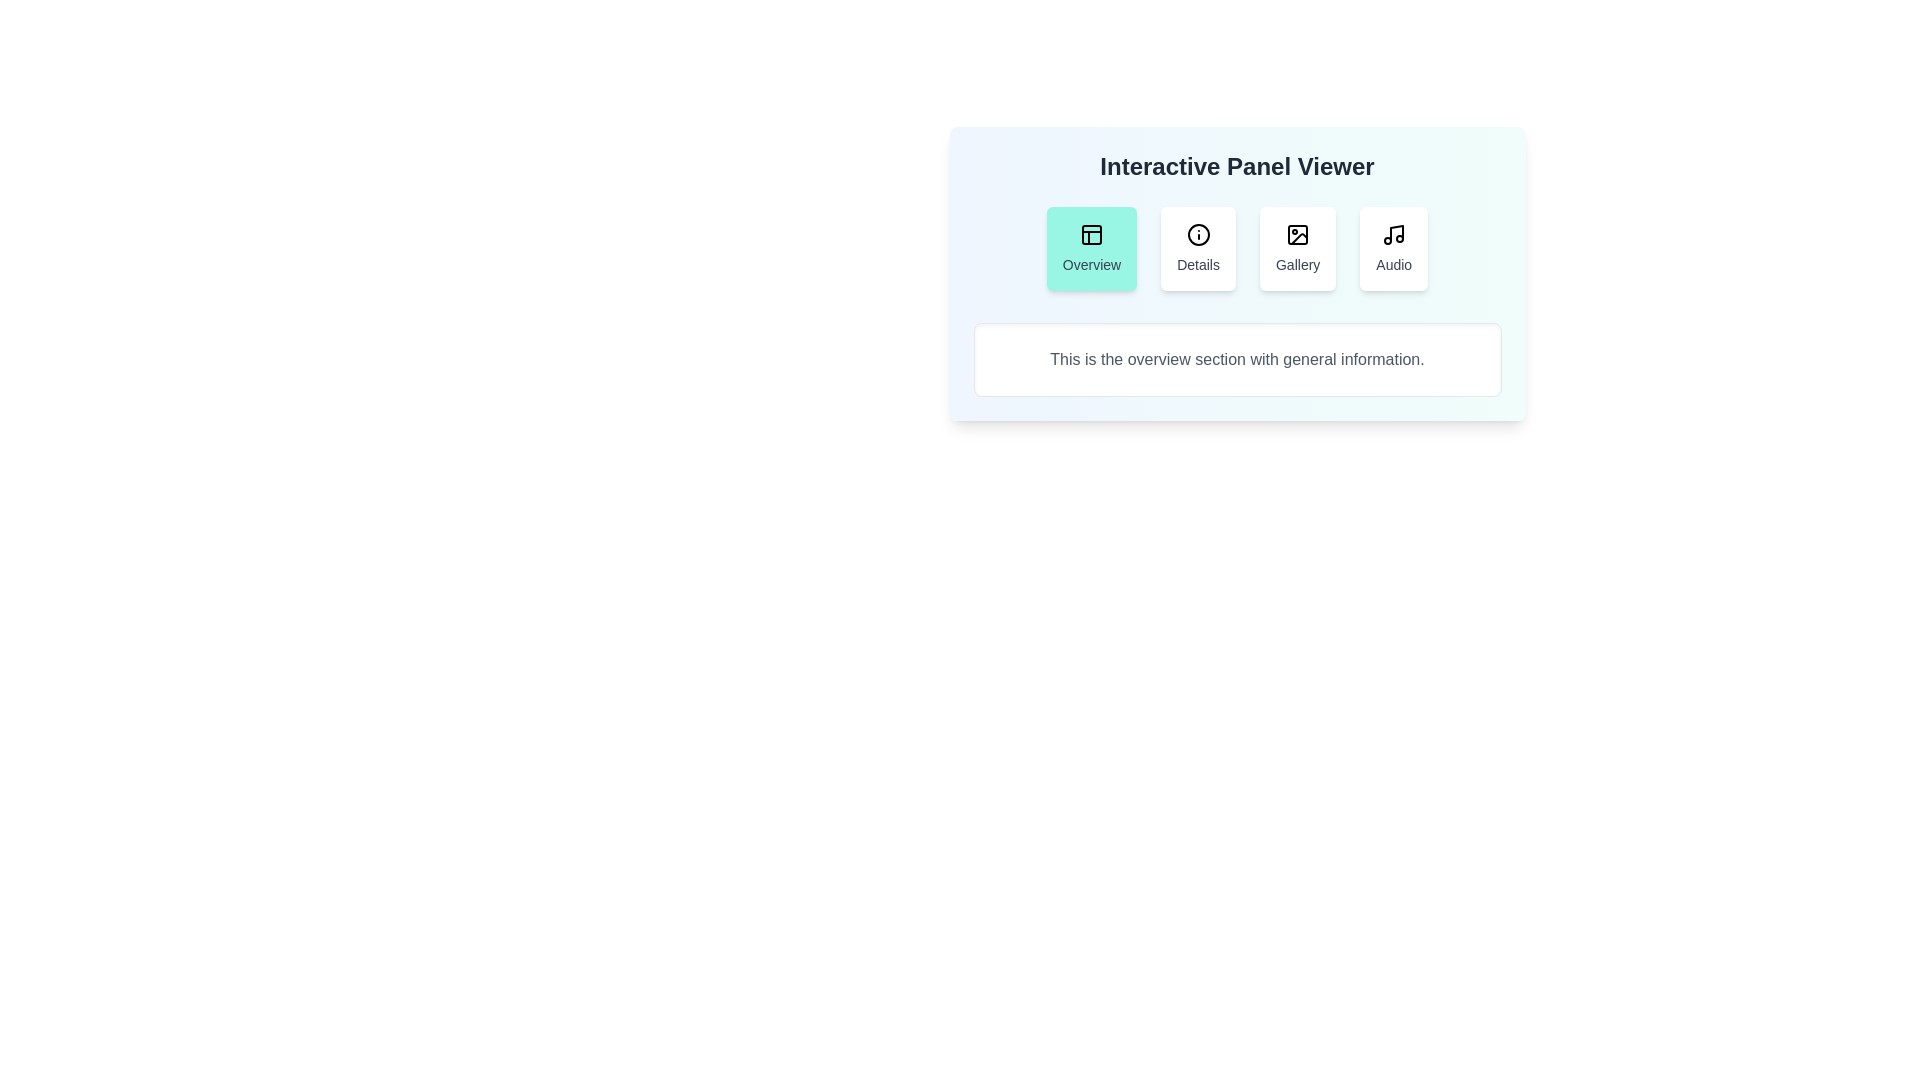 The image size is (1920, 1080). What do you see at coordinates (1236, 358) in the screenshot?
I see `the text element that provides an overview of the current active section, which is centrally positioned within a white bordered rectangular box located below the tabs labeled Overview, Details, Gallery, and Audio` at bounding box center [1236, 358].